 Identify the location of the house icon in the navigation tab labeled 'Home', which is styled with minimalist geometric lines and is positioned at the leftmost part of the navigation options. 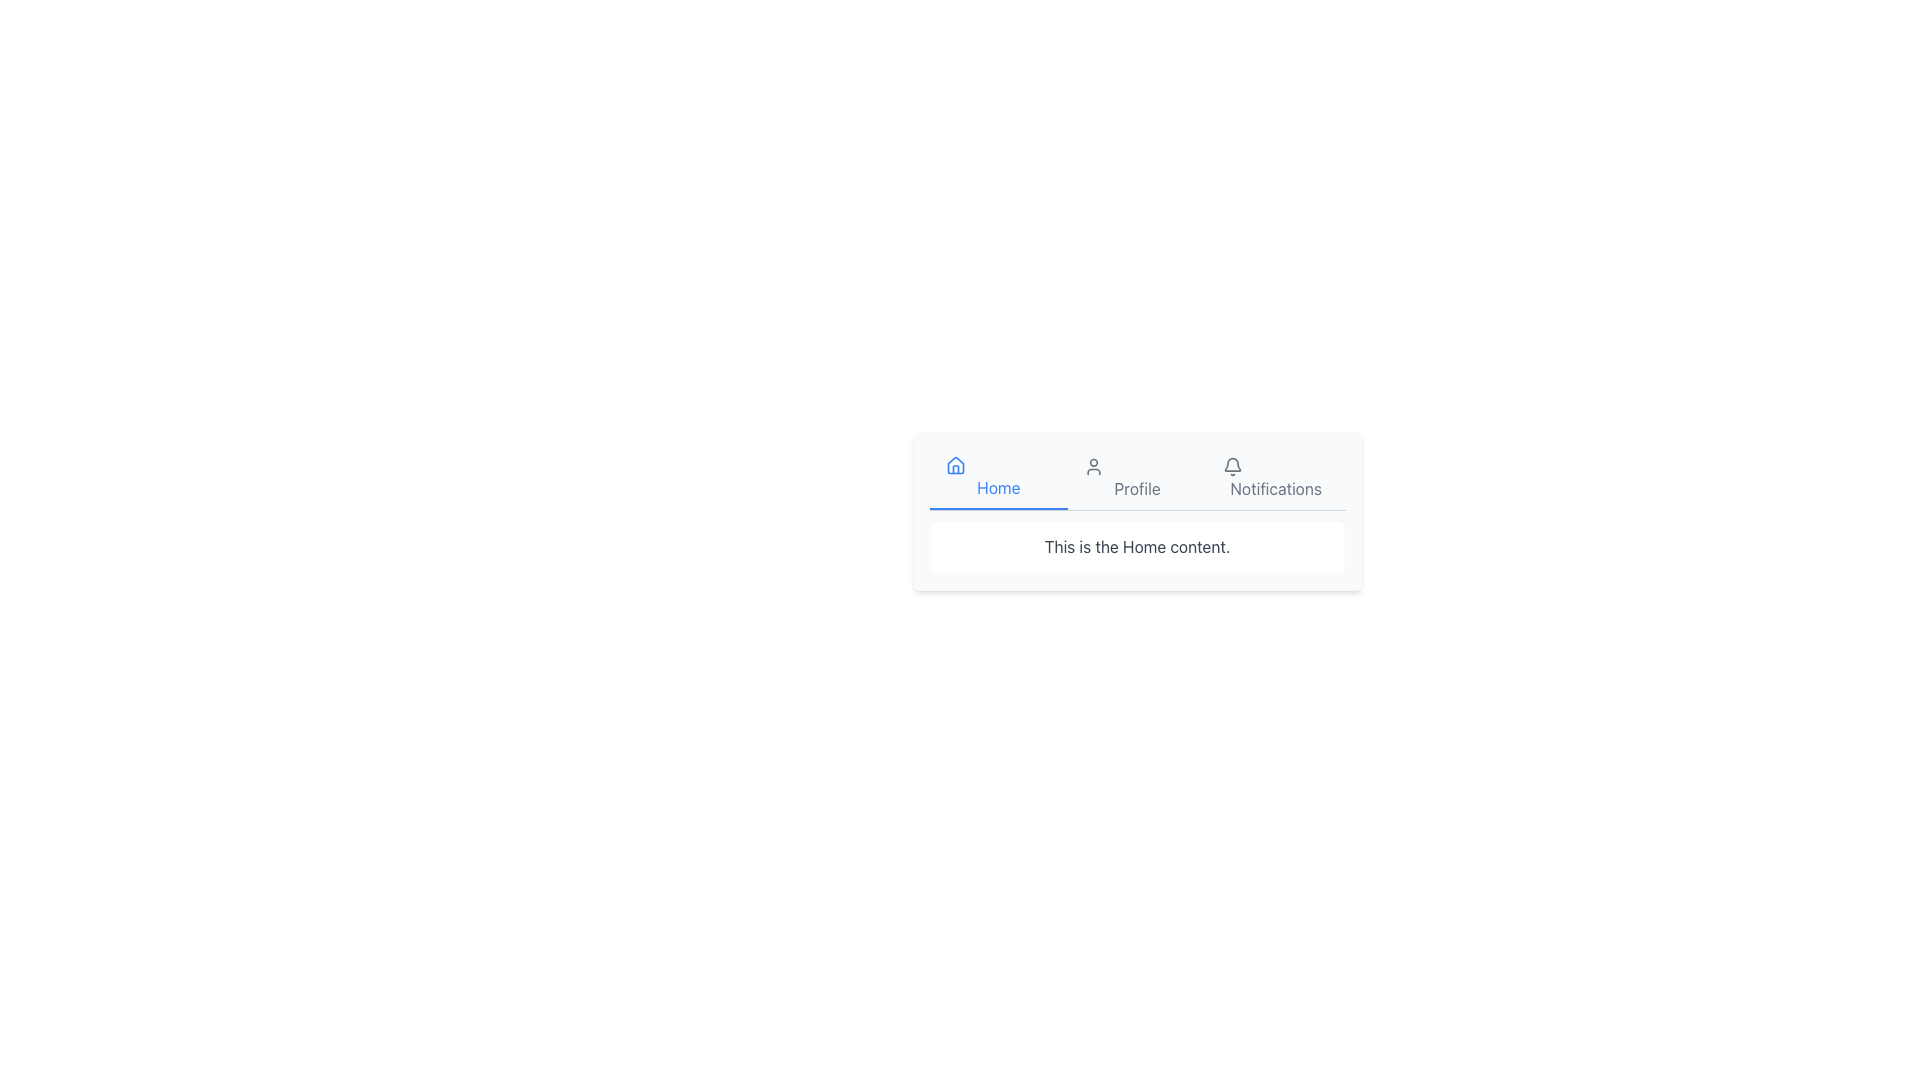
(998, 466).